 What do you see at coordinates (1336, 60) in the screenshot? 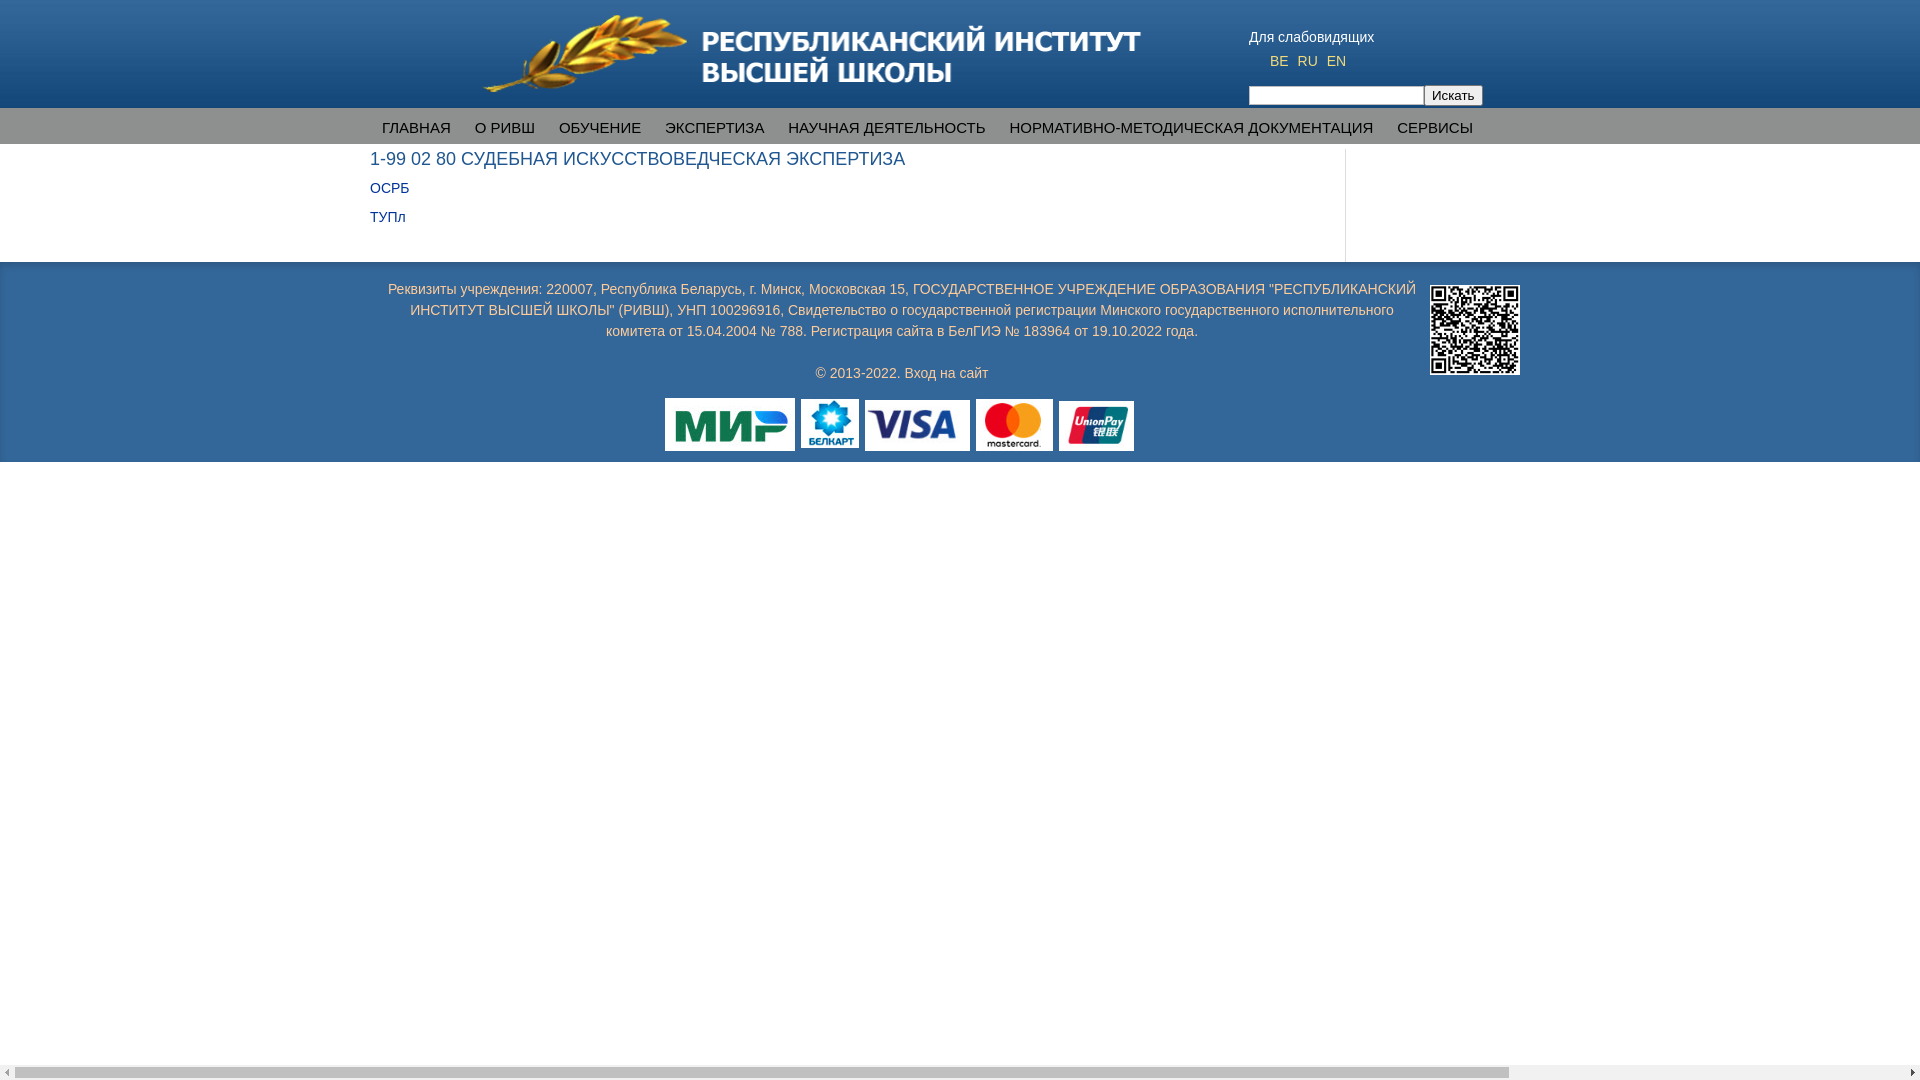
I see `'EN'` at bounding box center [1336, 60].